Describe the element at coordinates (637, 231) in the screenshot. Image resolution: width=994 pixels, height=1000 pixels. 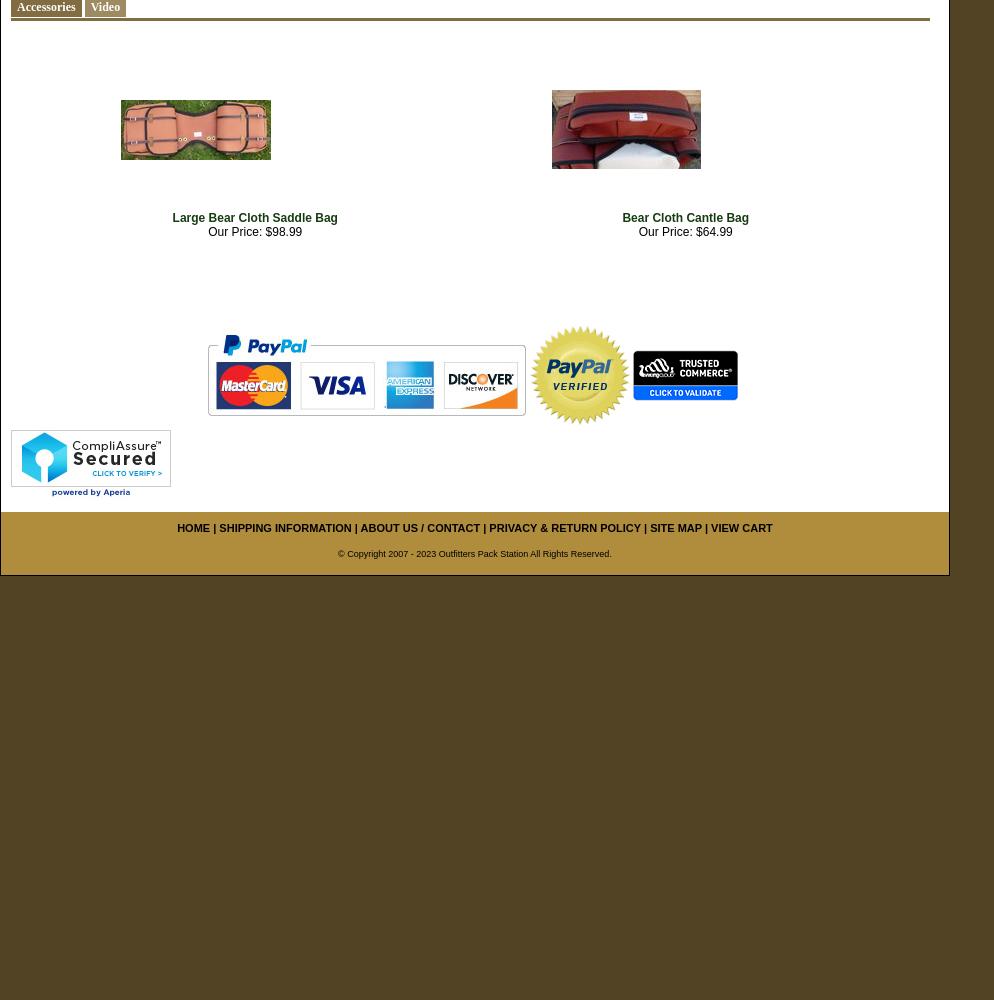
I see `'Our Price: $64.99'` at that location.